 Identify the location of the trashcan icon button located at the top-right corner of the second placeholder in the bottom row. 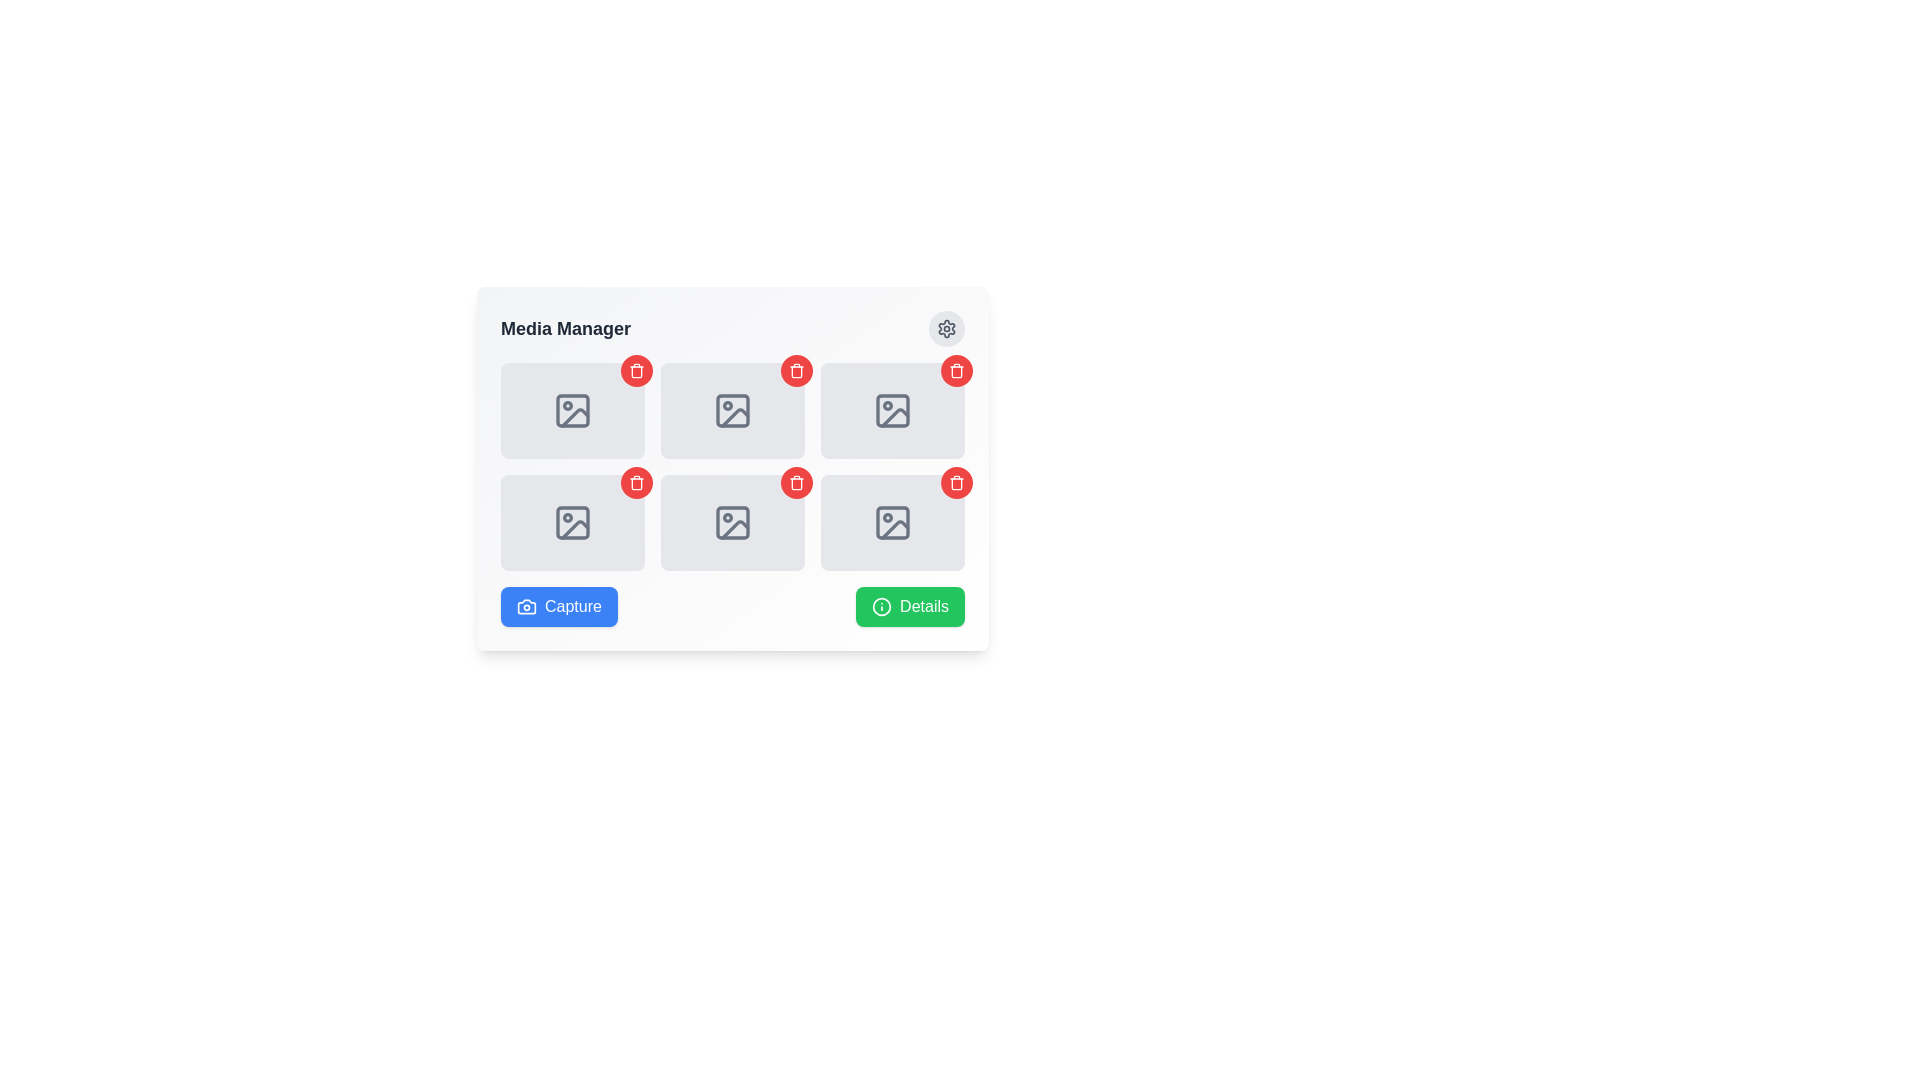
(636, 482).